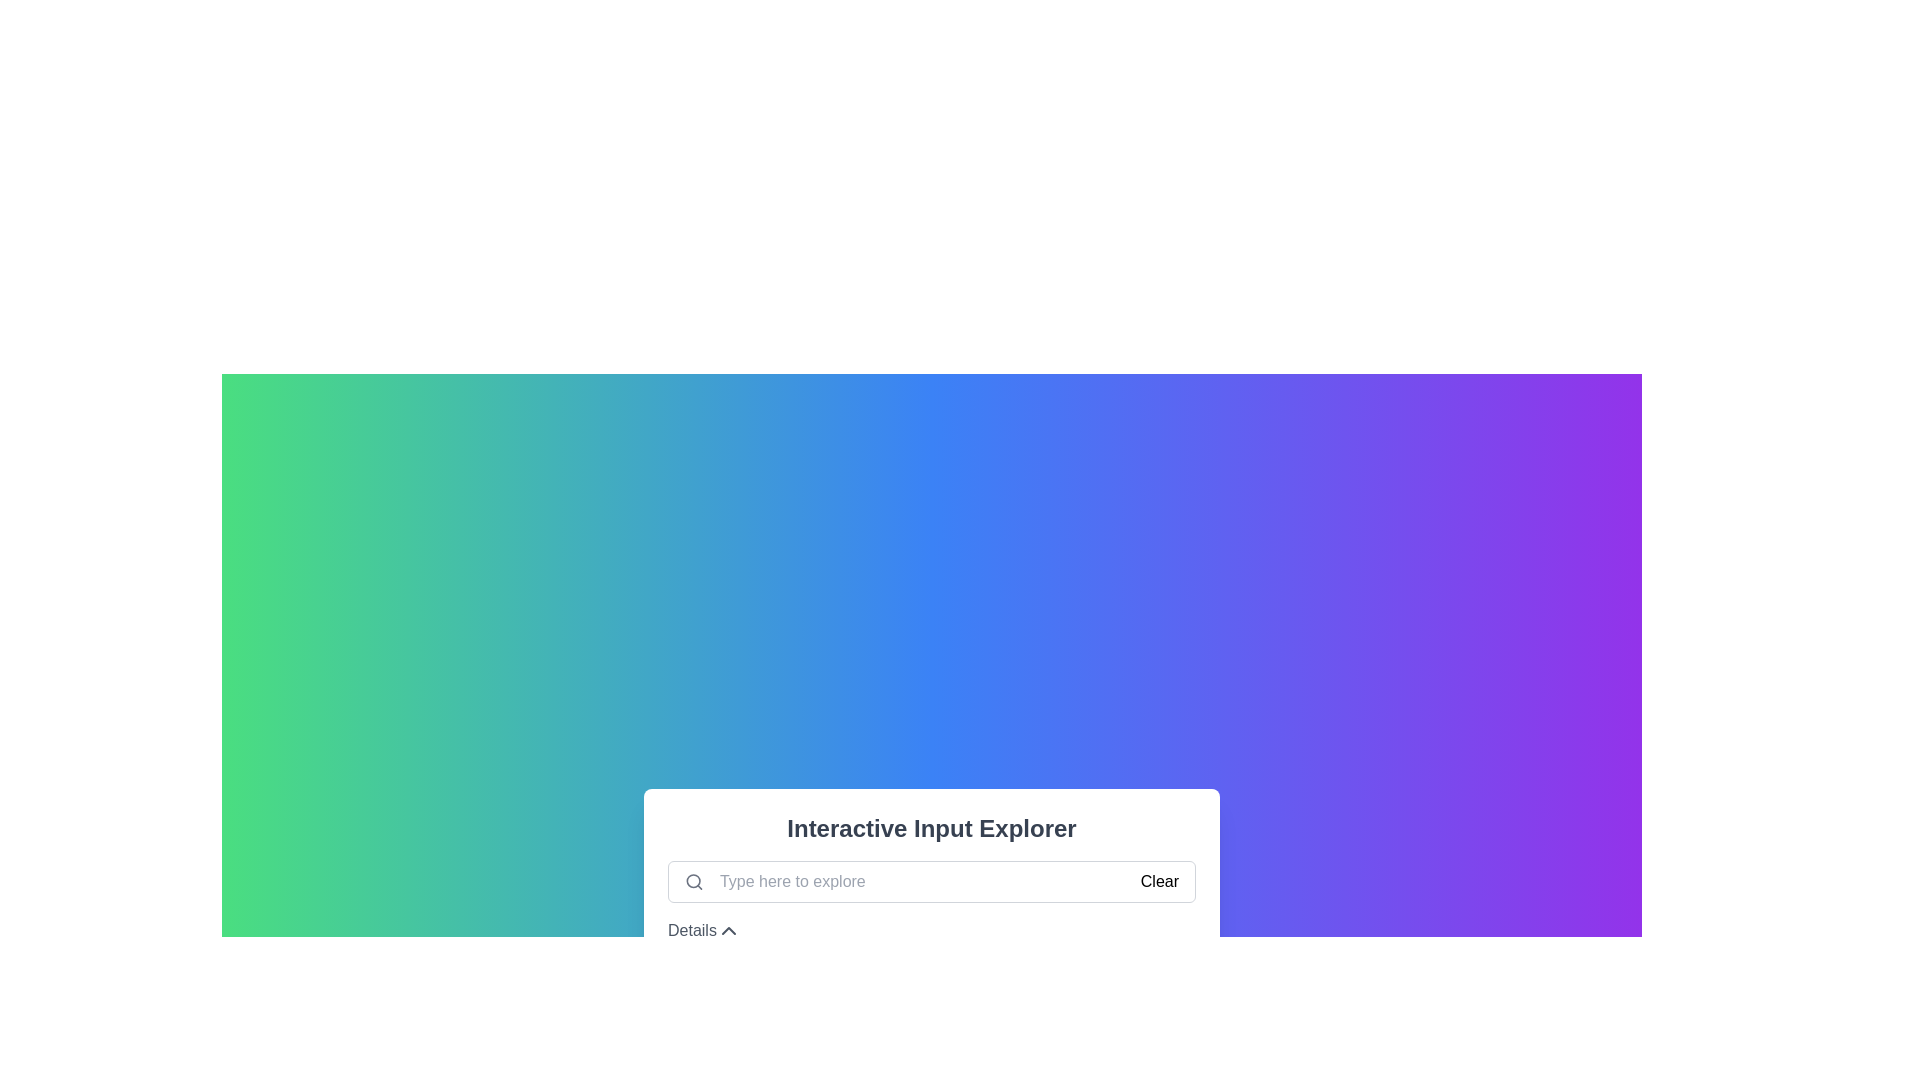 This screenshot has height=1080, width=1920. What do you see at coordinates (704, 930) in the screenshot?
I see `the upward arrow icon adjacent to the 'Details' text label in the bottom-left section of the 'Interactive Input Explorer' component to interact` at bounding box center [704, 930].